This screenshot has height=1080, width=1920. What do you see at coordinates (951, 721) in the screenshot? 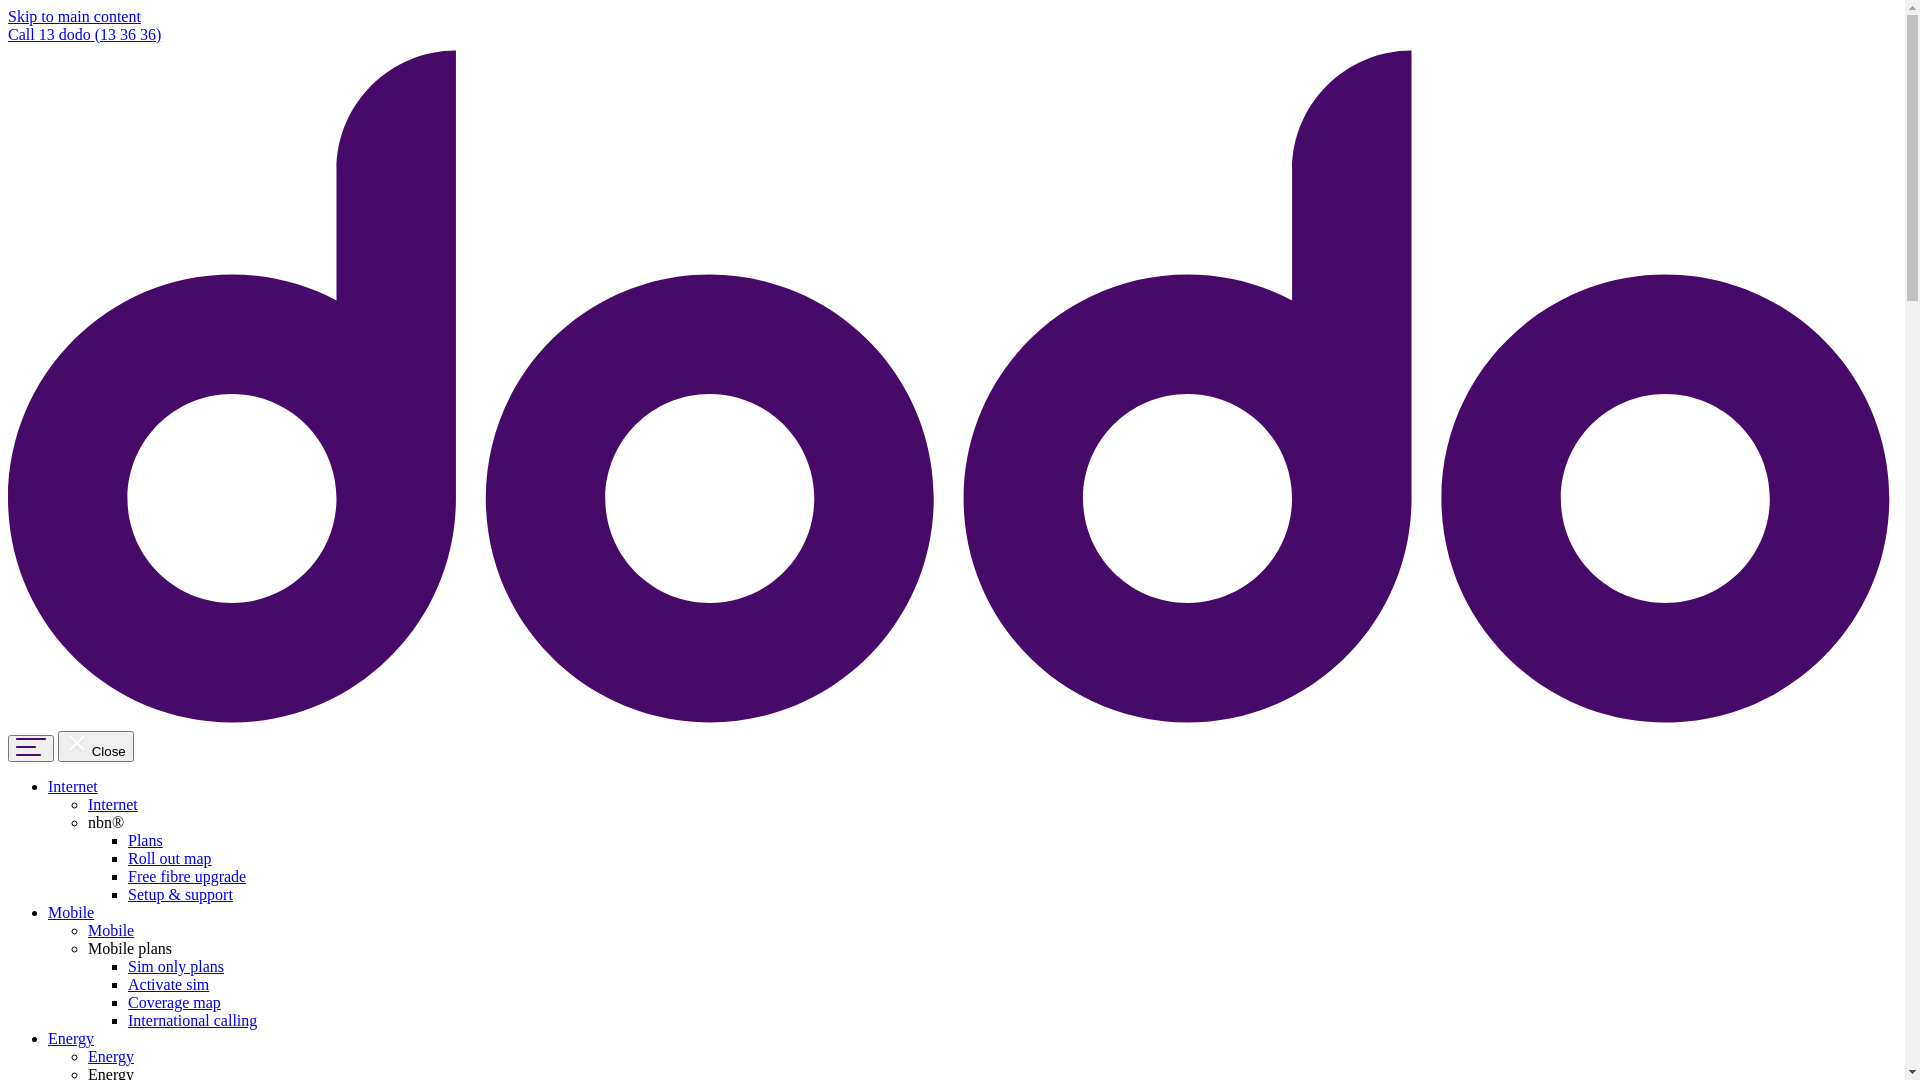
I see `'Home'` at bounding box center [951, 721].